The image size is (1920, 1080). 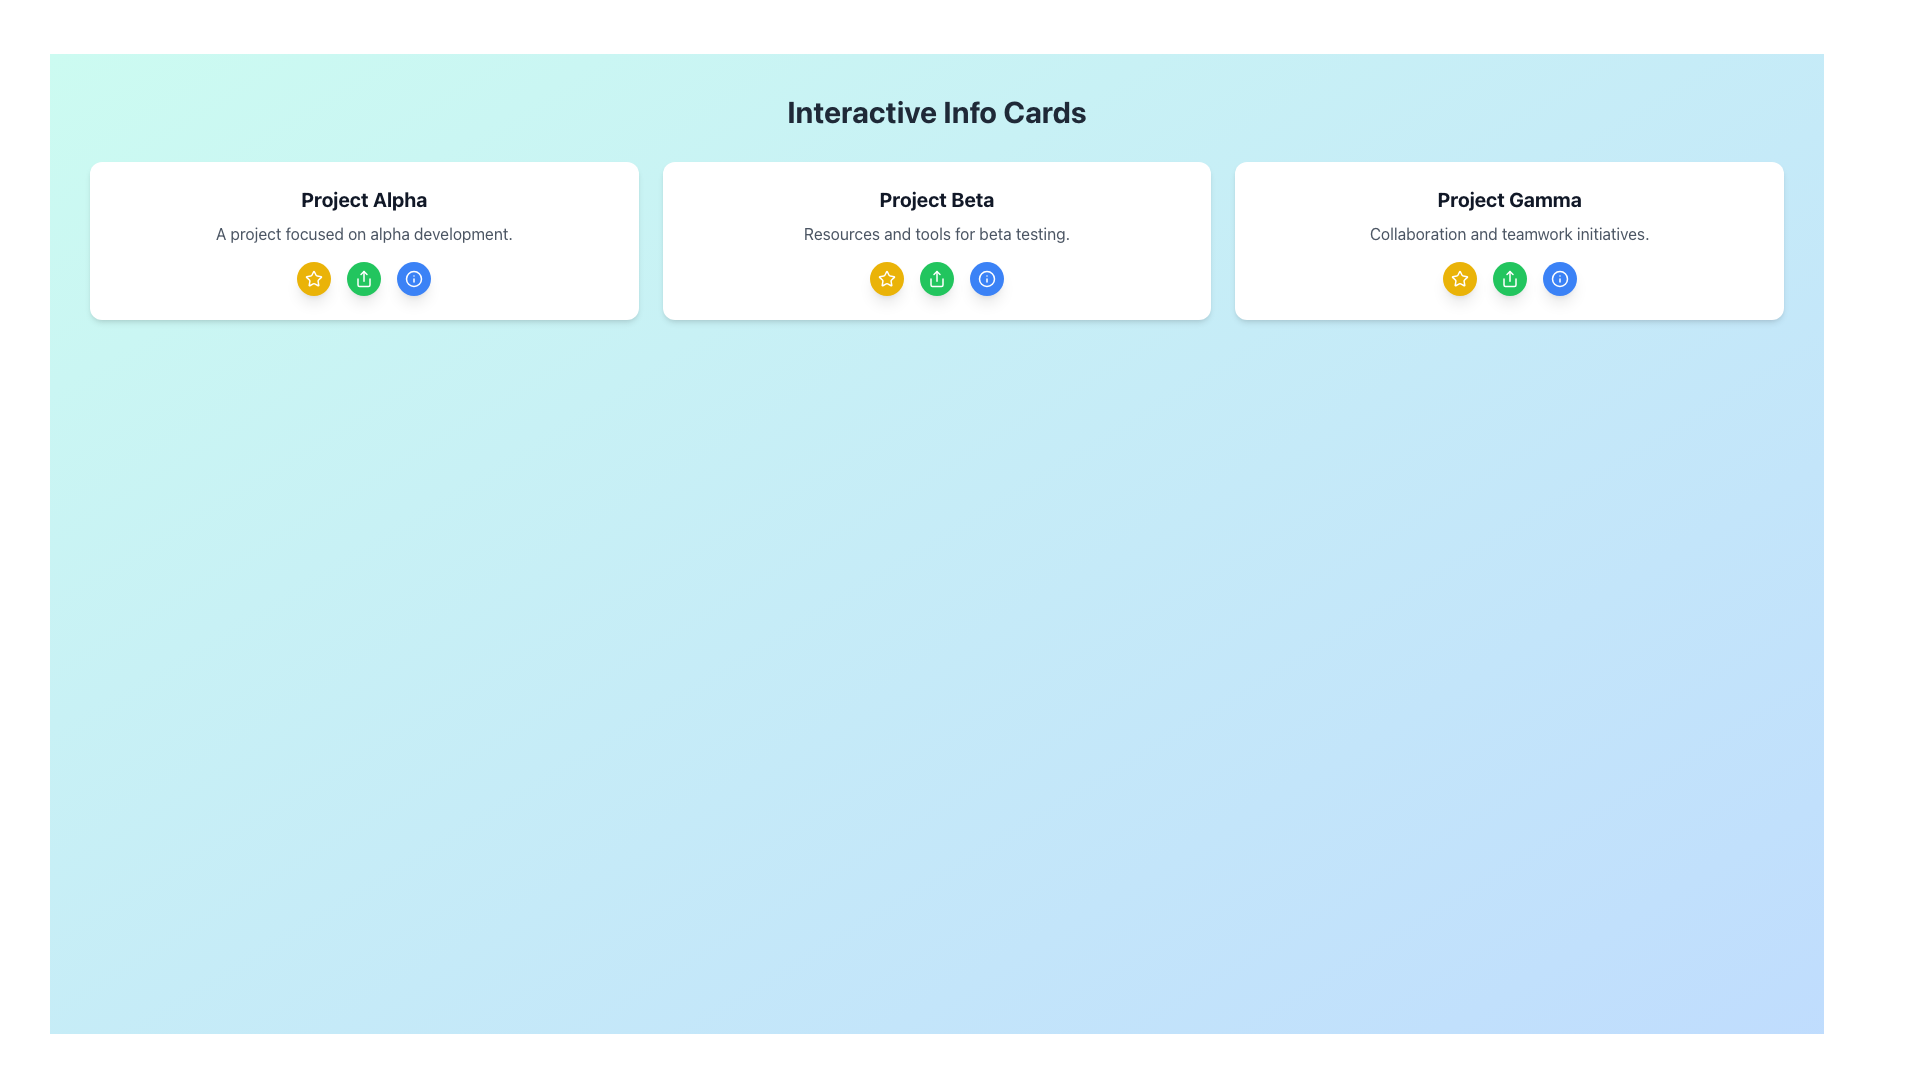 I want to click on the circular button with a green background and white upward arrow icon, which is the second button in the row on the 'Project Gamma' card, so click(x=1509, y=278).